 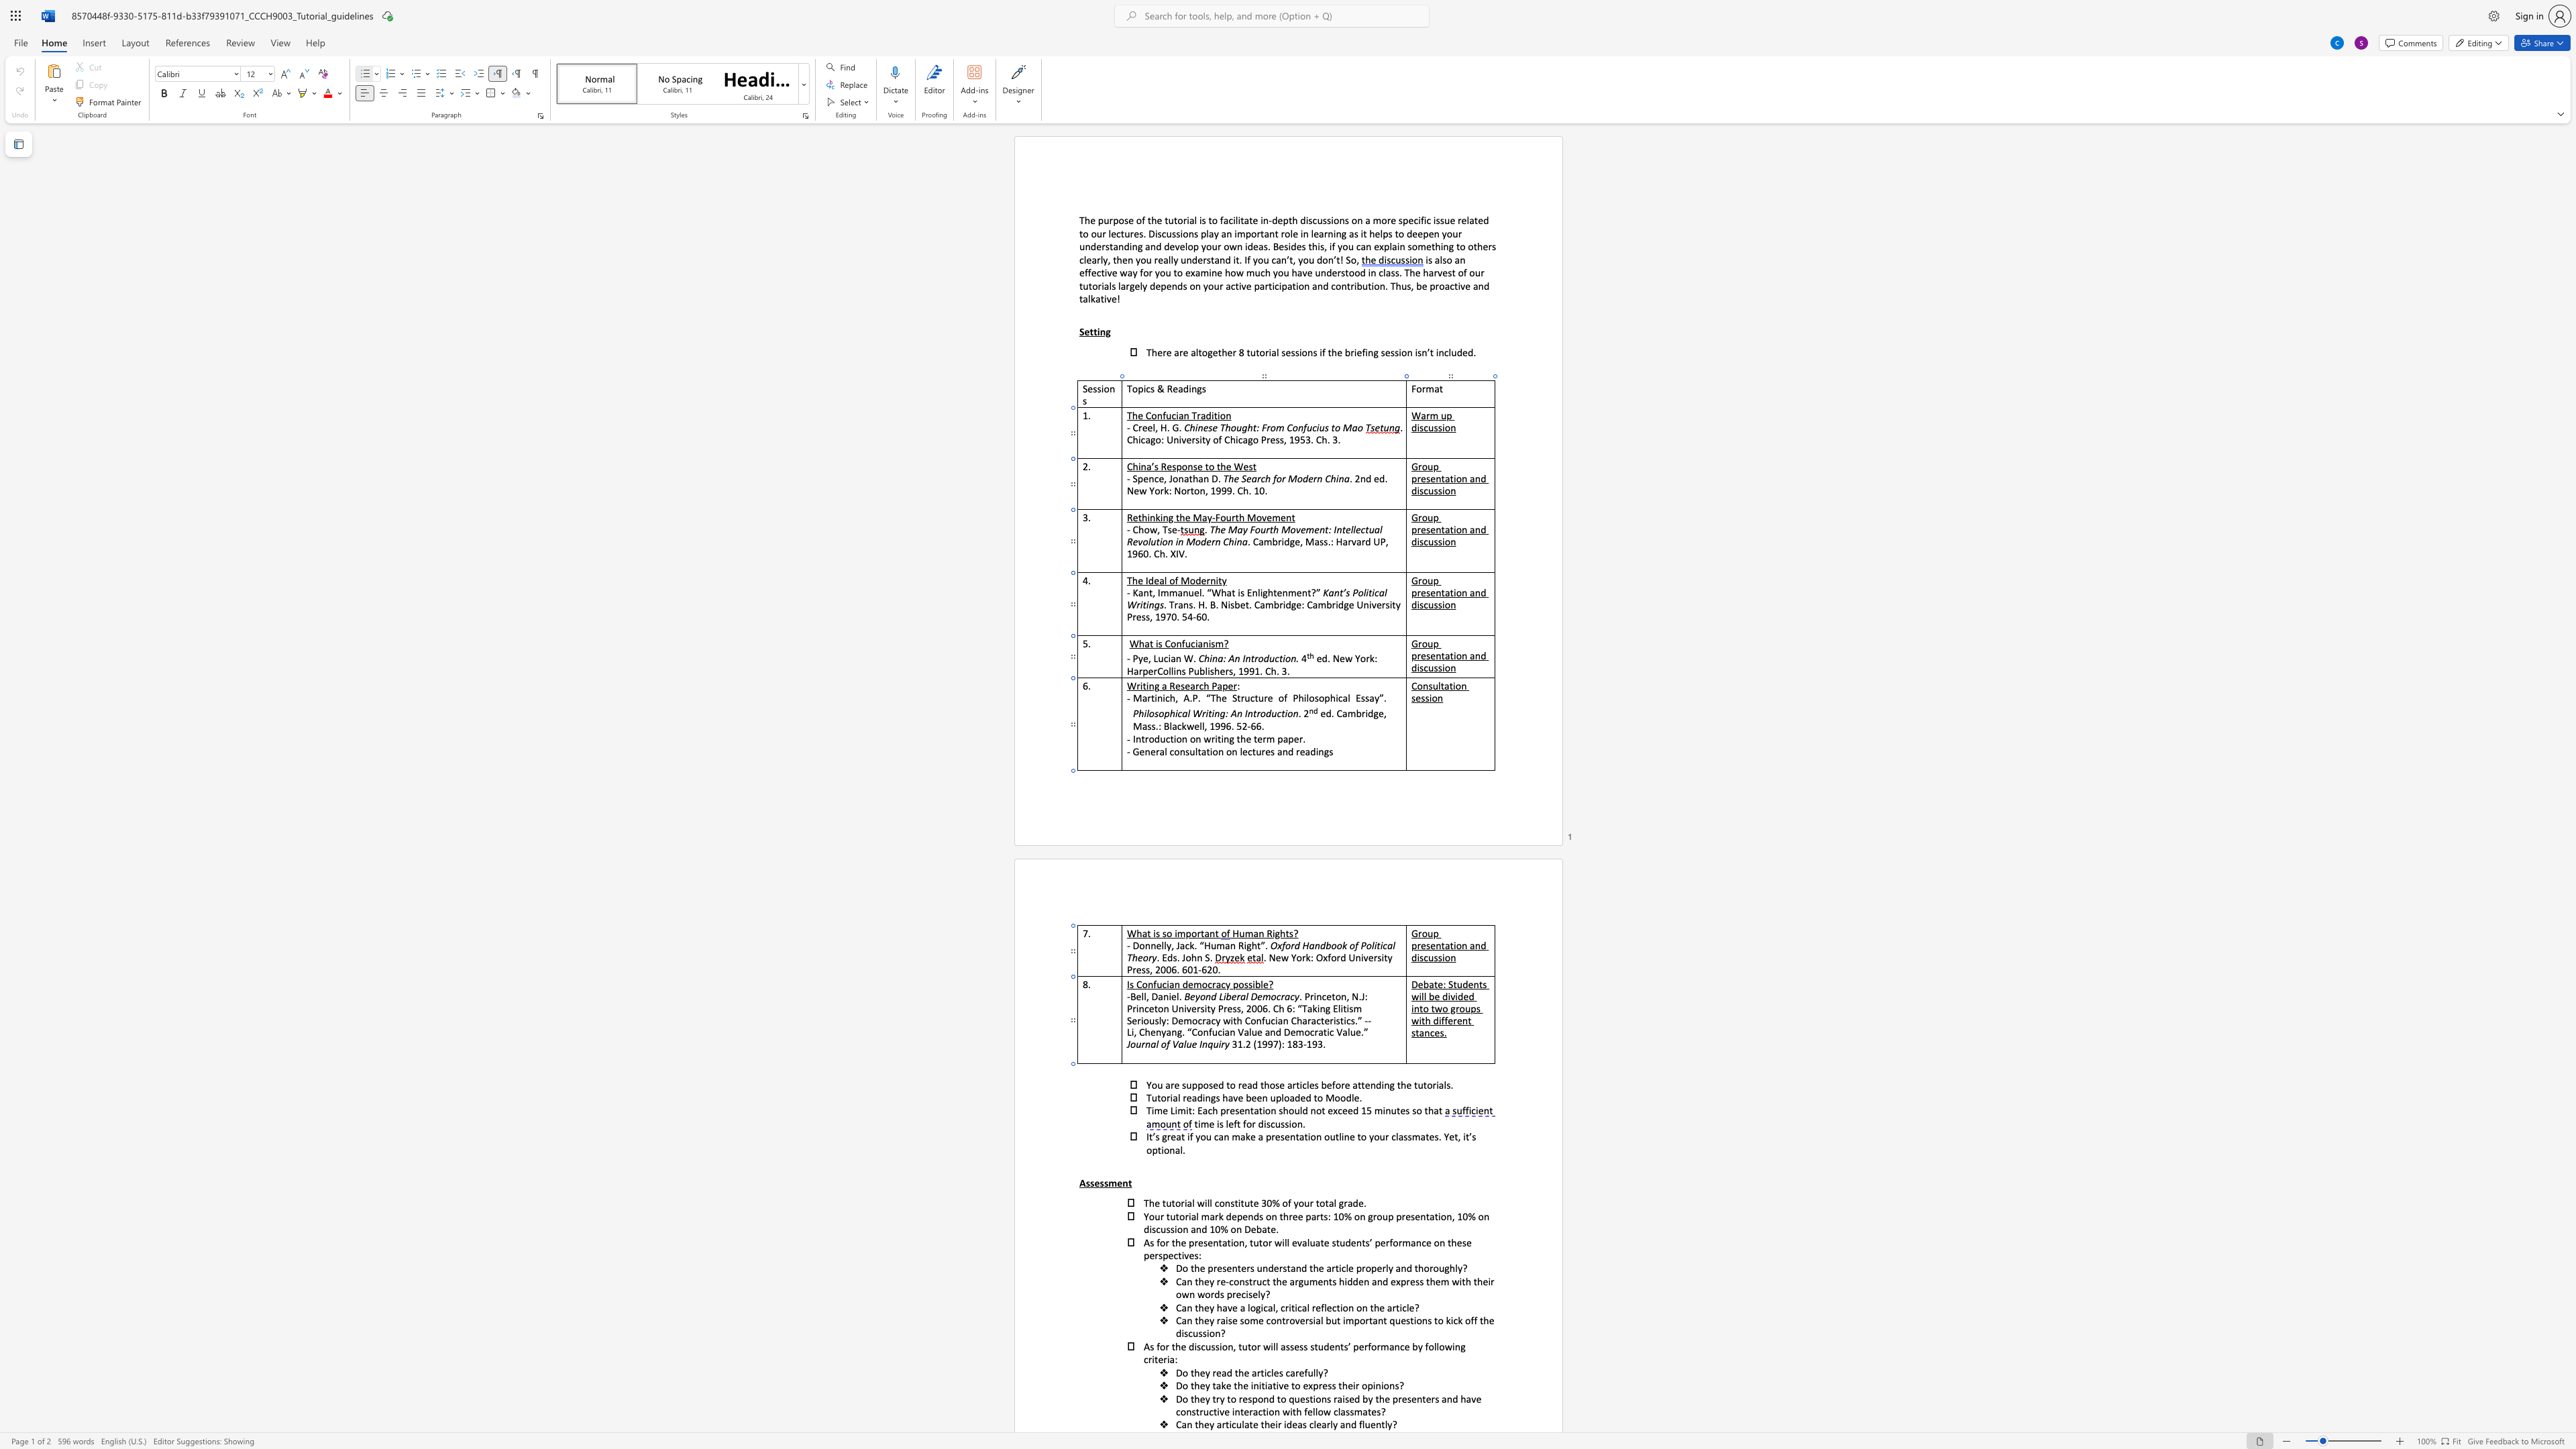 What do you see at coordinates (1253, 1124) in the screenshot?
I see `the 1th character "r" in the text` at bounding box center [1253, 1124].